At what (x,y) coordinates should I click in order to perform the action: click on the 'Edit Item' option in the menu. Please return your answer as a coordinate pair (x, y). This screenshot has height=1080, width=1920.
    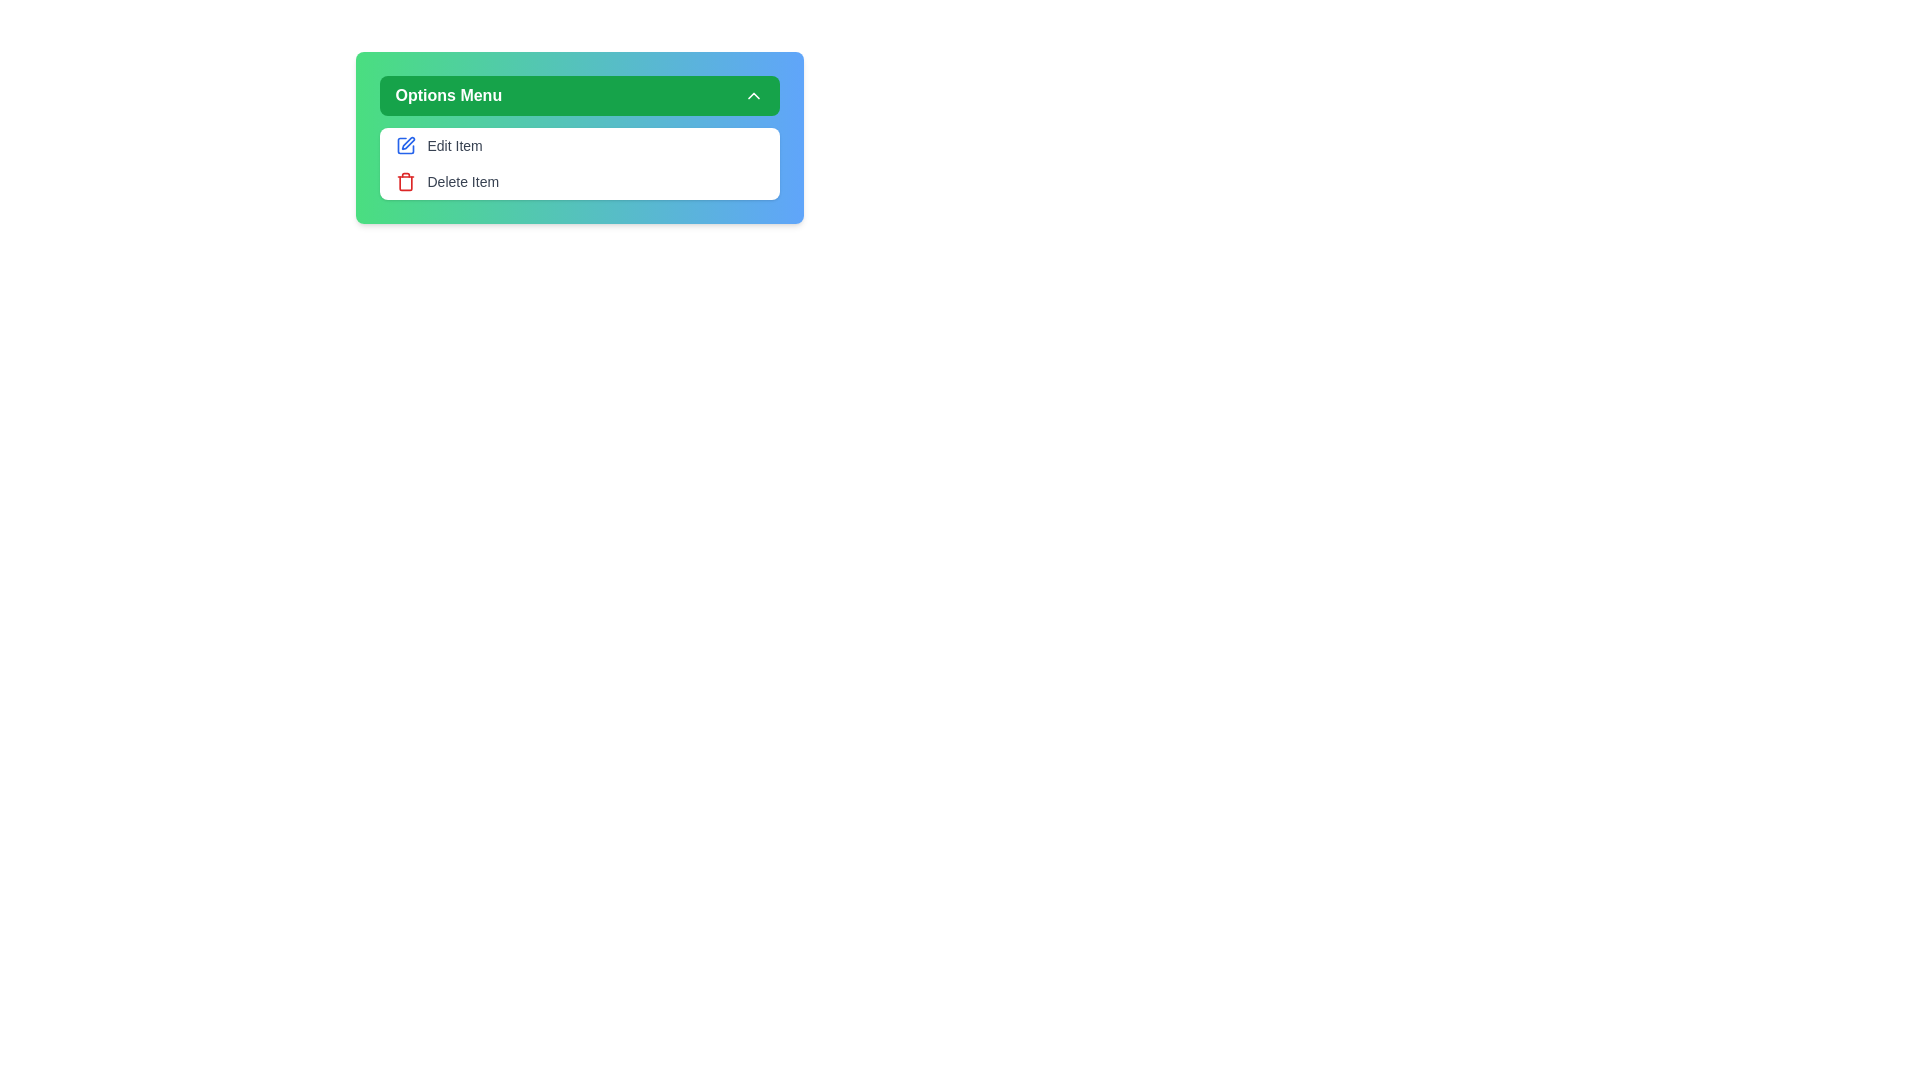
    Looking at the image, I should click on (578, 145).